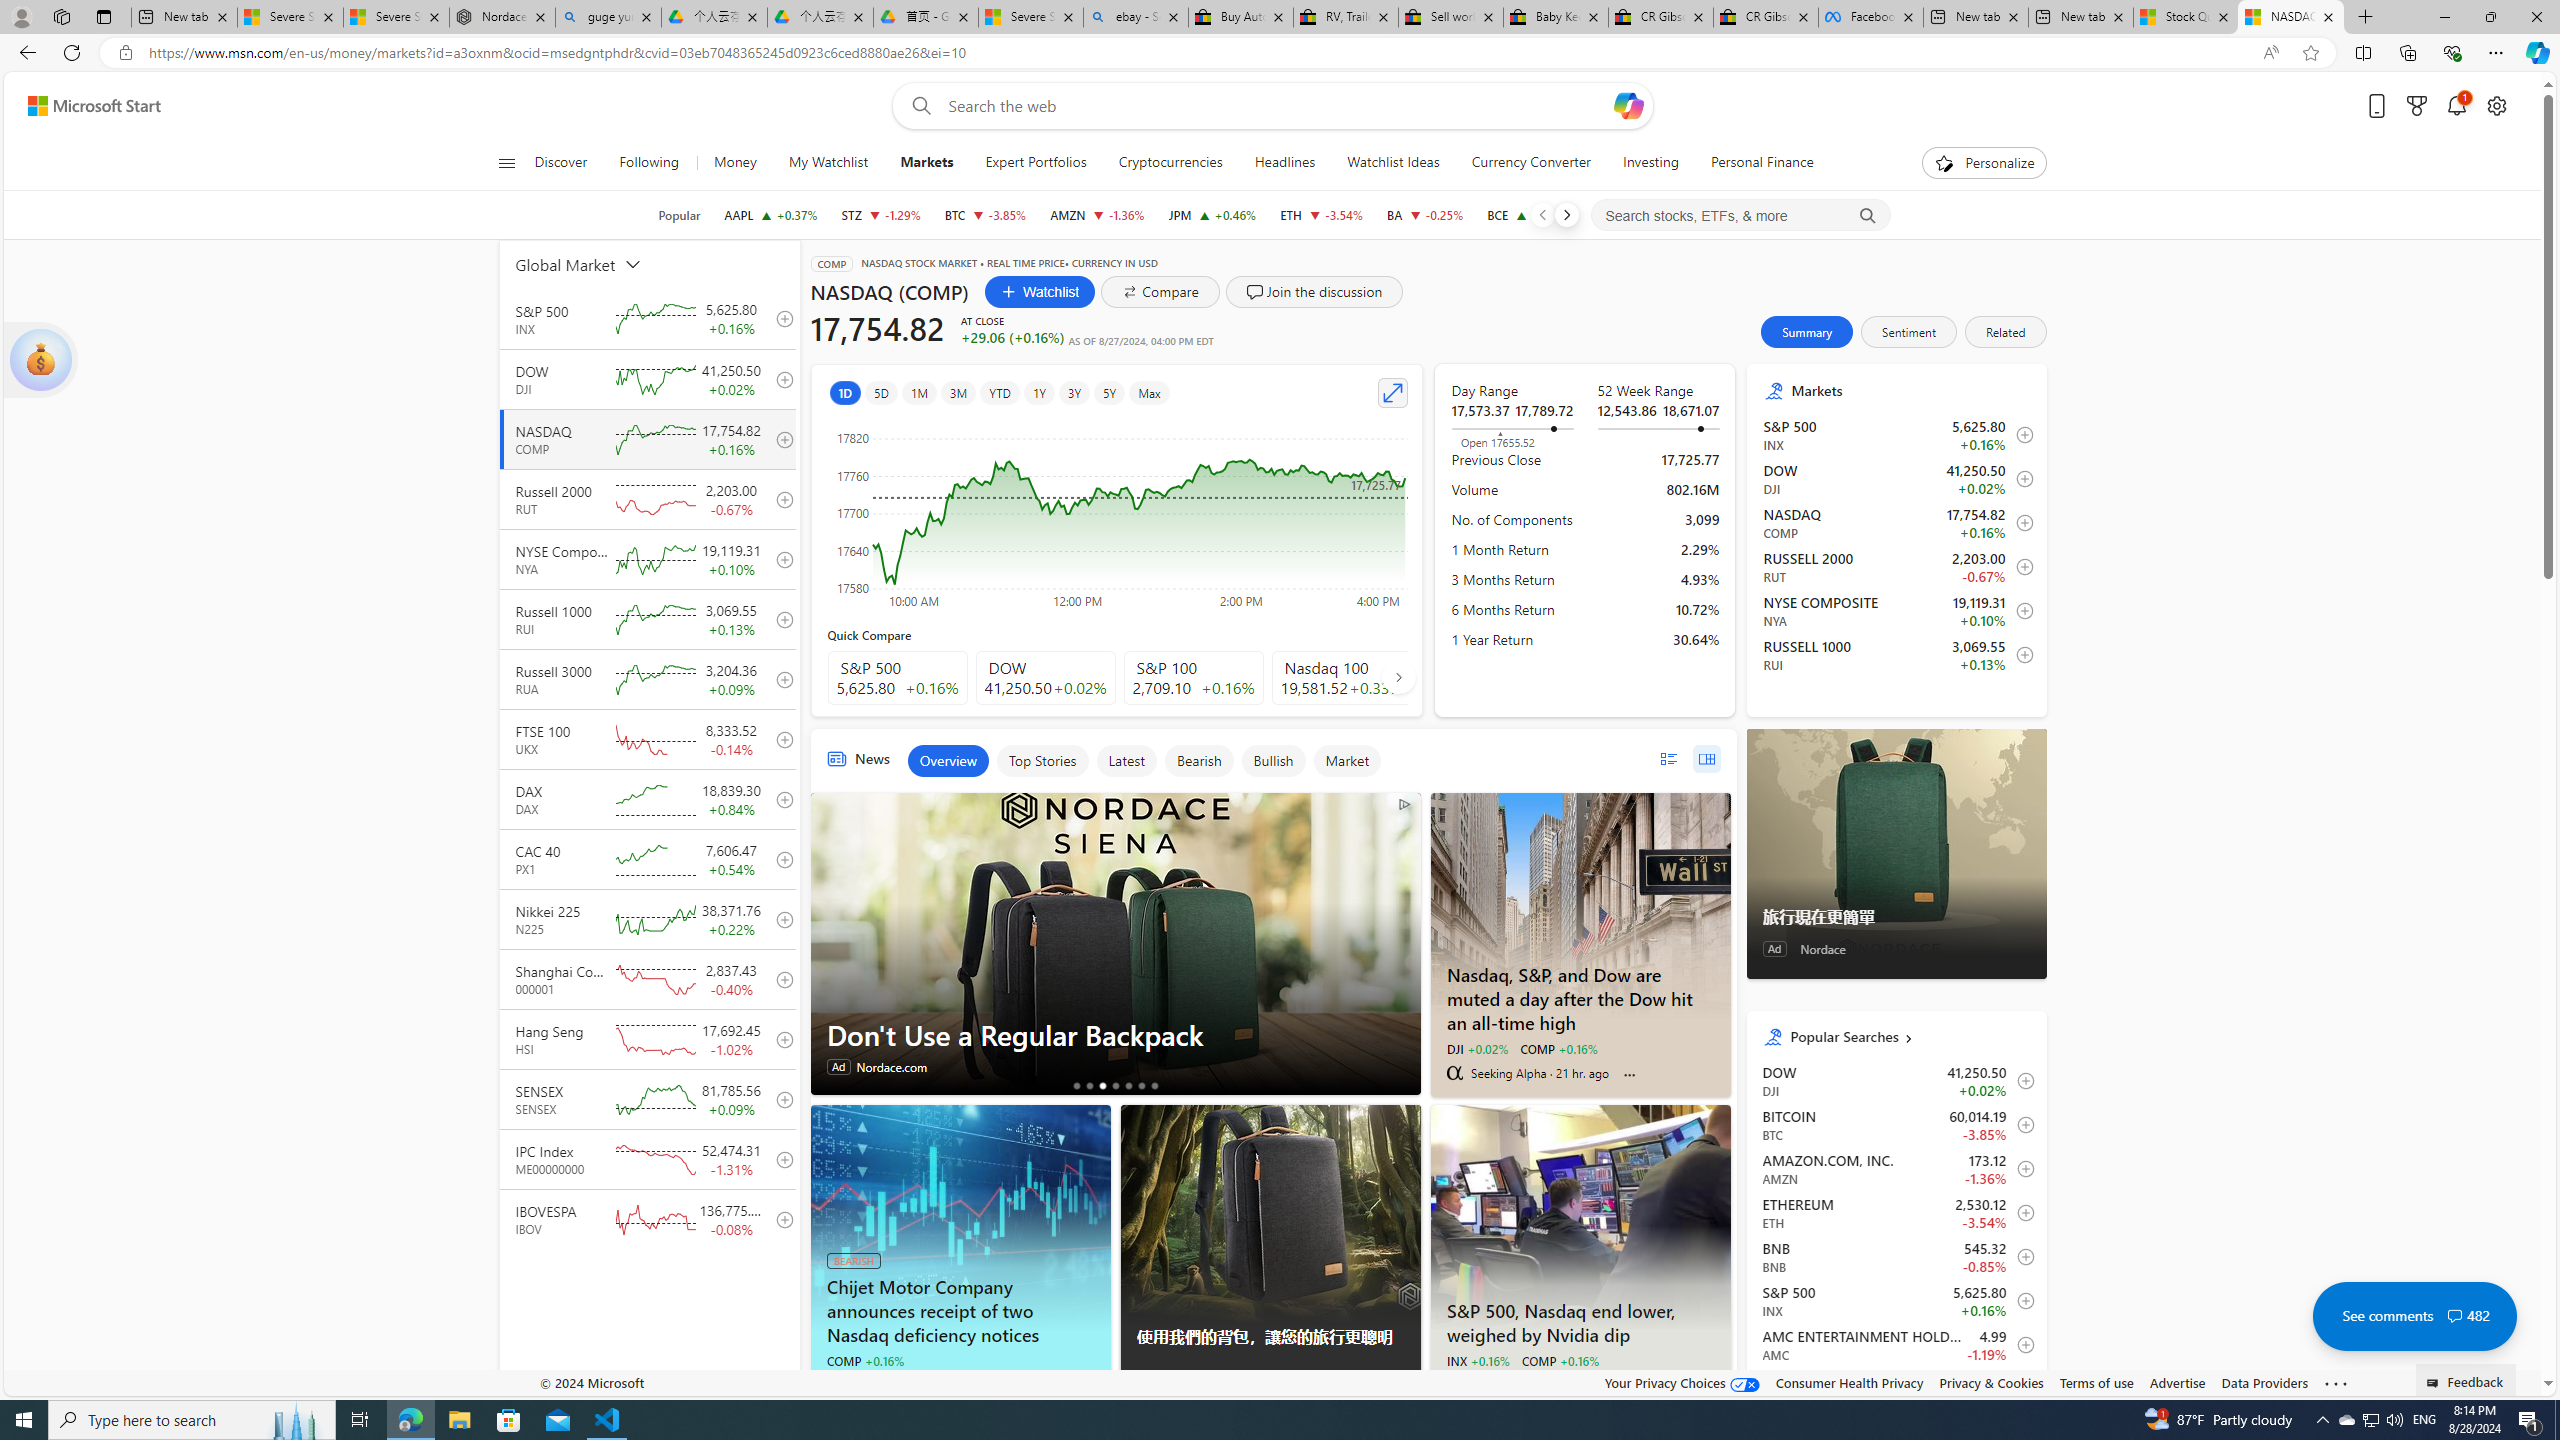 Image resolution: width=2560 pixels, height=1440 pixels. Describe the element at coordinates (1397, 675) in the screenshot. I see `'AutomationID: finance_carousel_navi_right'` at that location.